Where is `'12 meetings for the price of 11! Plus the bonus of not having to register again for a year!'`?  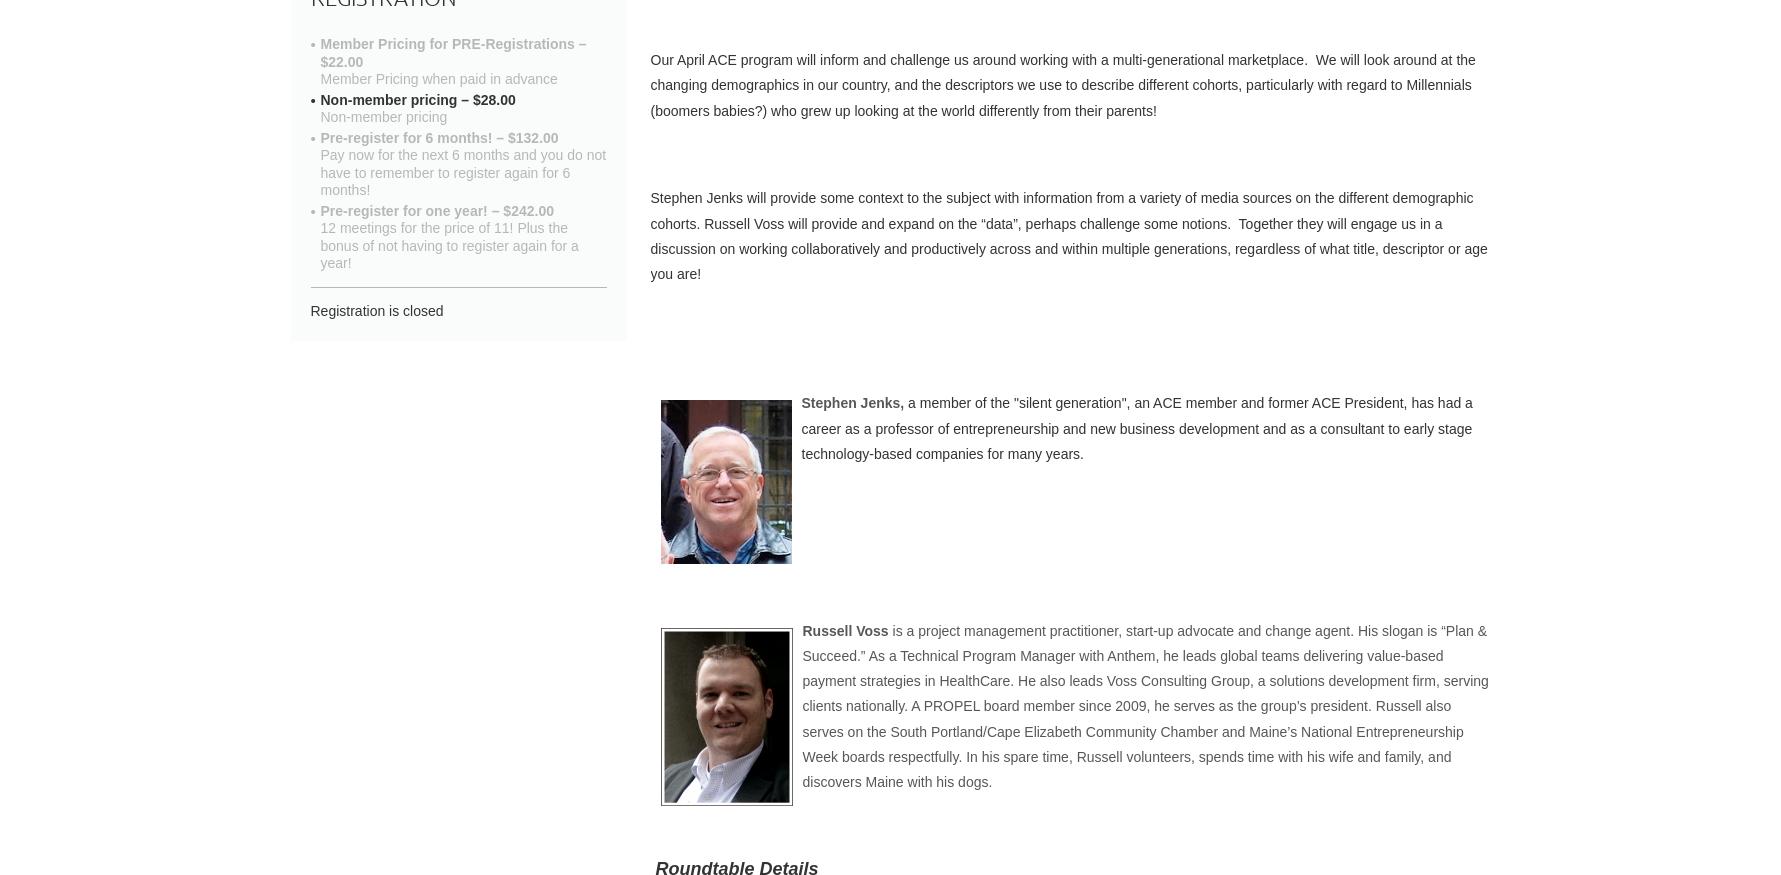 '12 meetings for the price of 11! Plus the bonus of not having to register again for a year!' is located at coordinates (319, 245).